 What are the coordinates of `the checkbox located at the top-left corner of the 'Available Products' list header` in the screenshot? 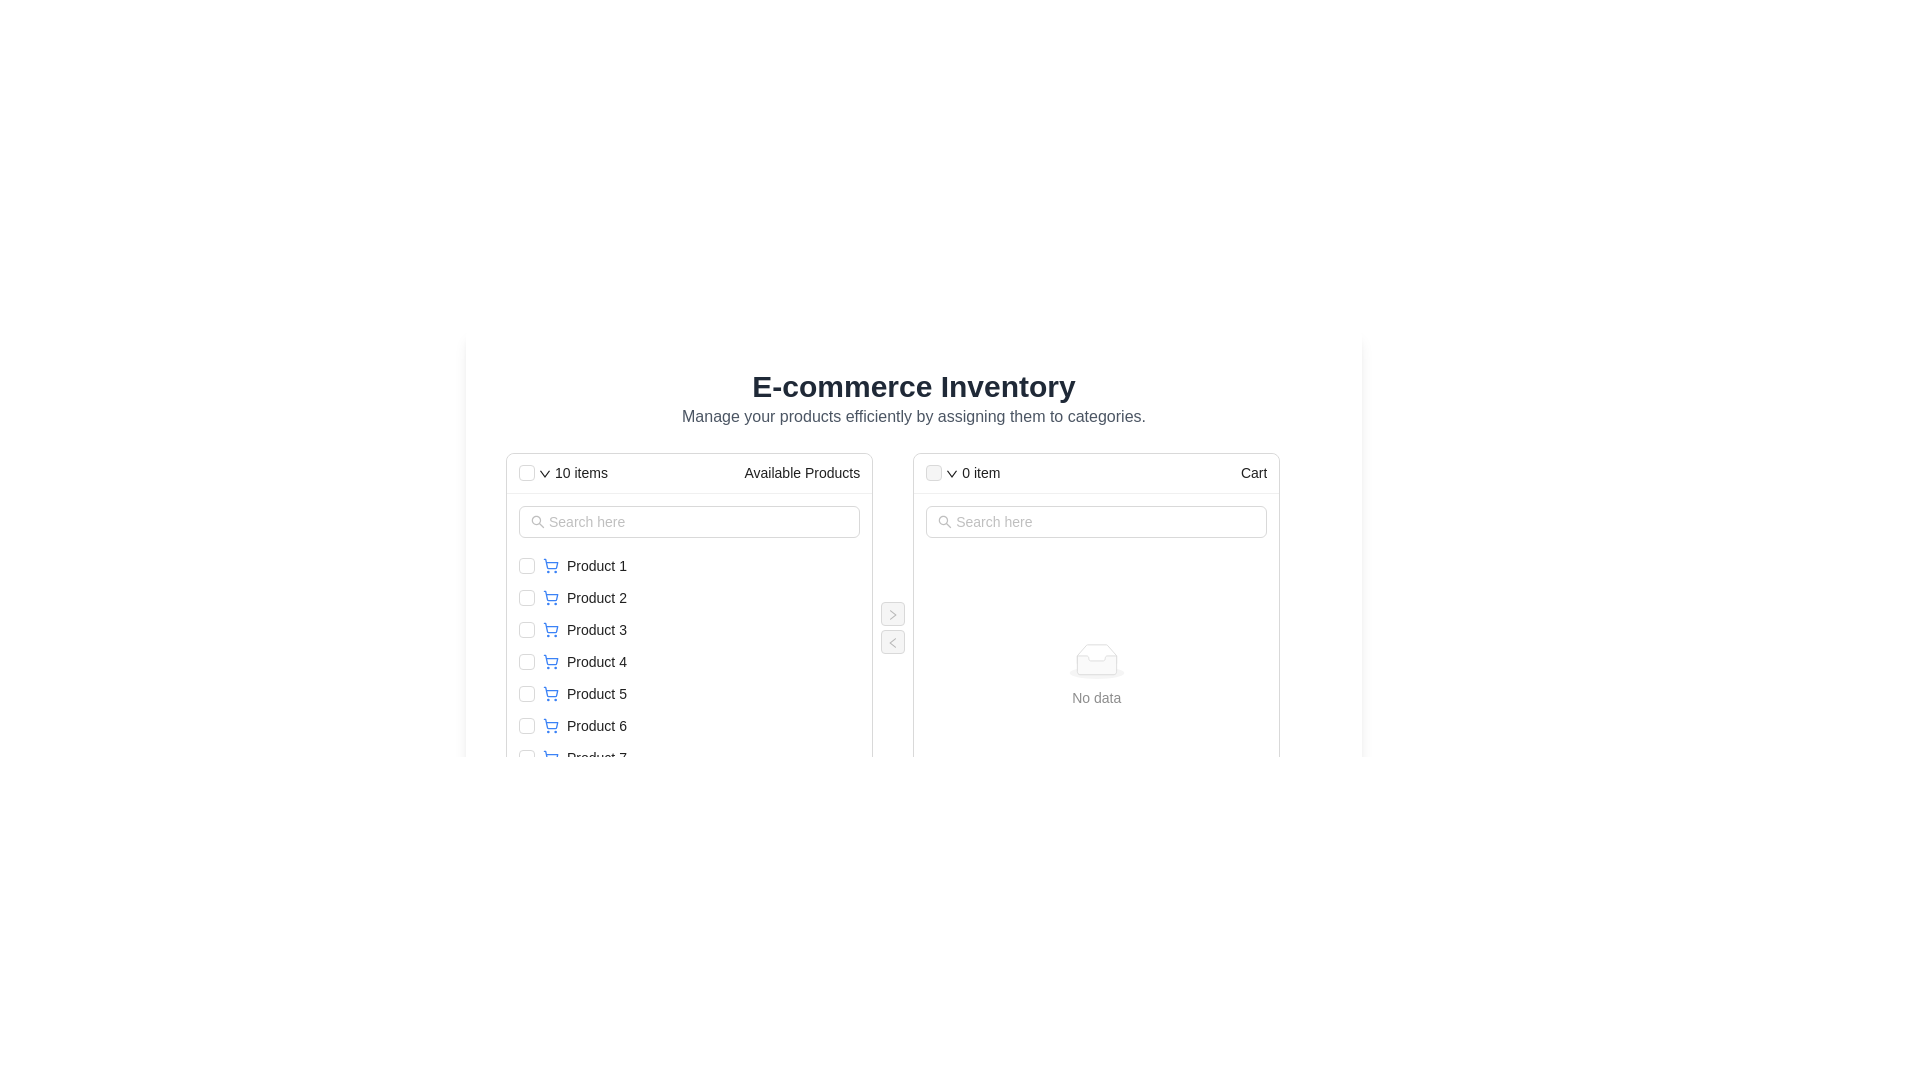 It's located at (527, 473).